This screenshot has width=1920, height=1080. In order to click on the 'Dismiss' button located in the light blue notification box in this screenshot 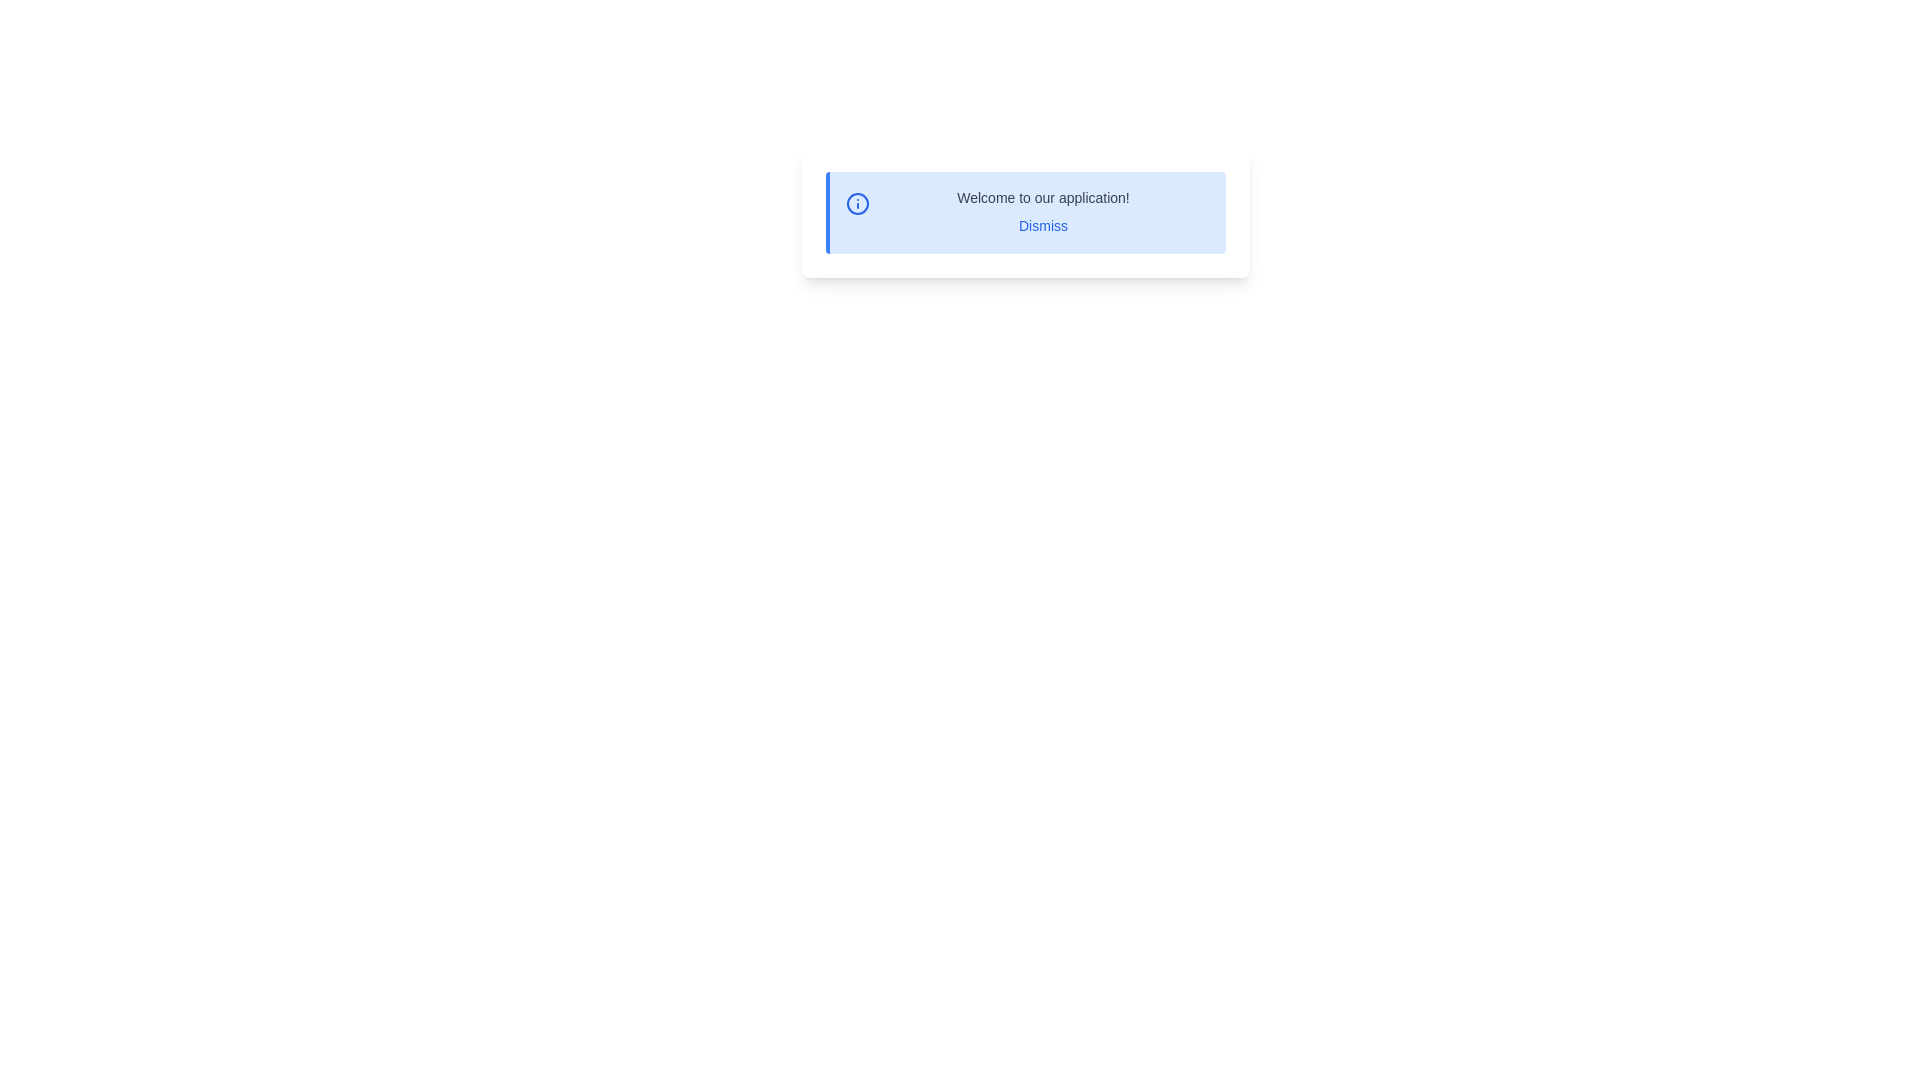, I will do `click(1042, 225)`.